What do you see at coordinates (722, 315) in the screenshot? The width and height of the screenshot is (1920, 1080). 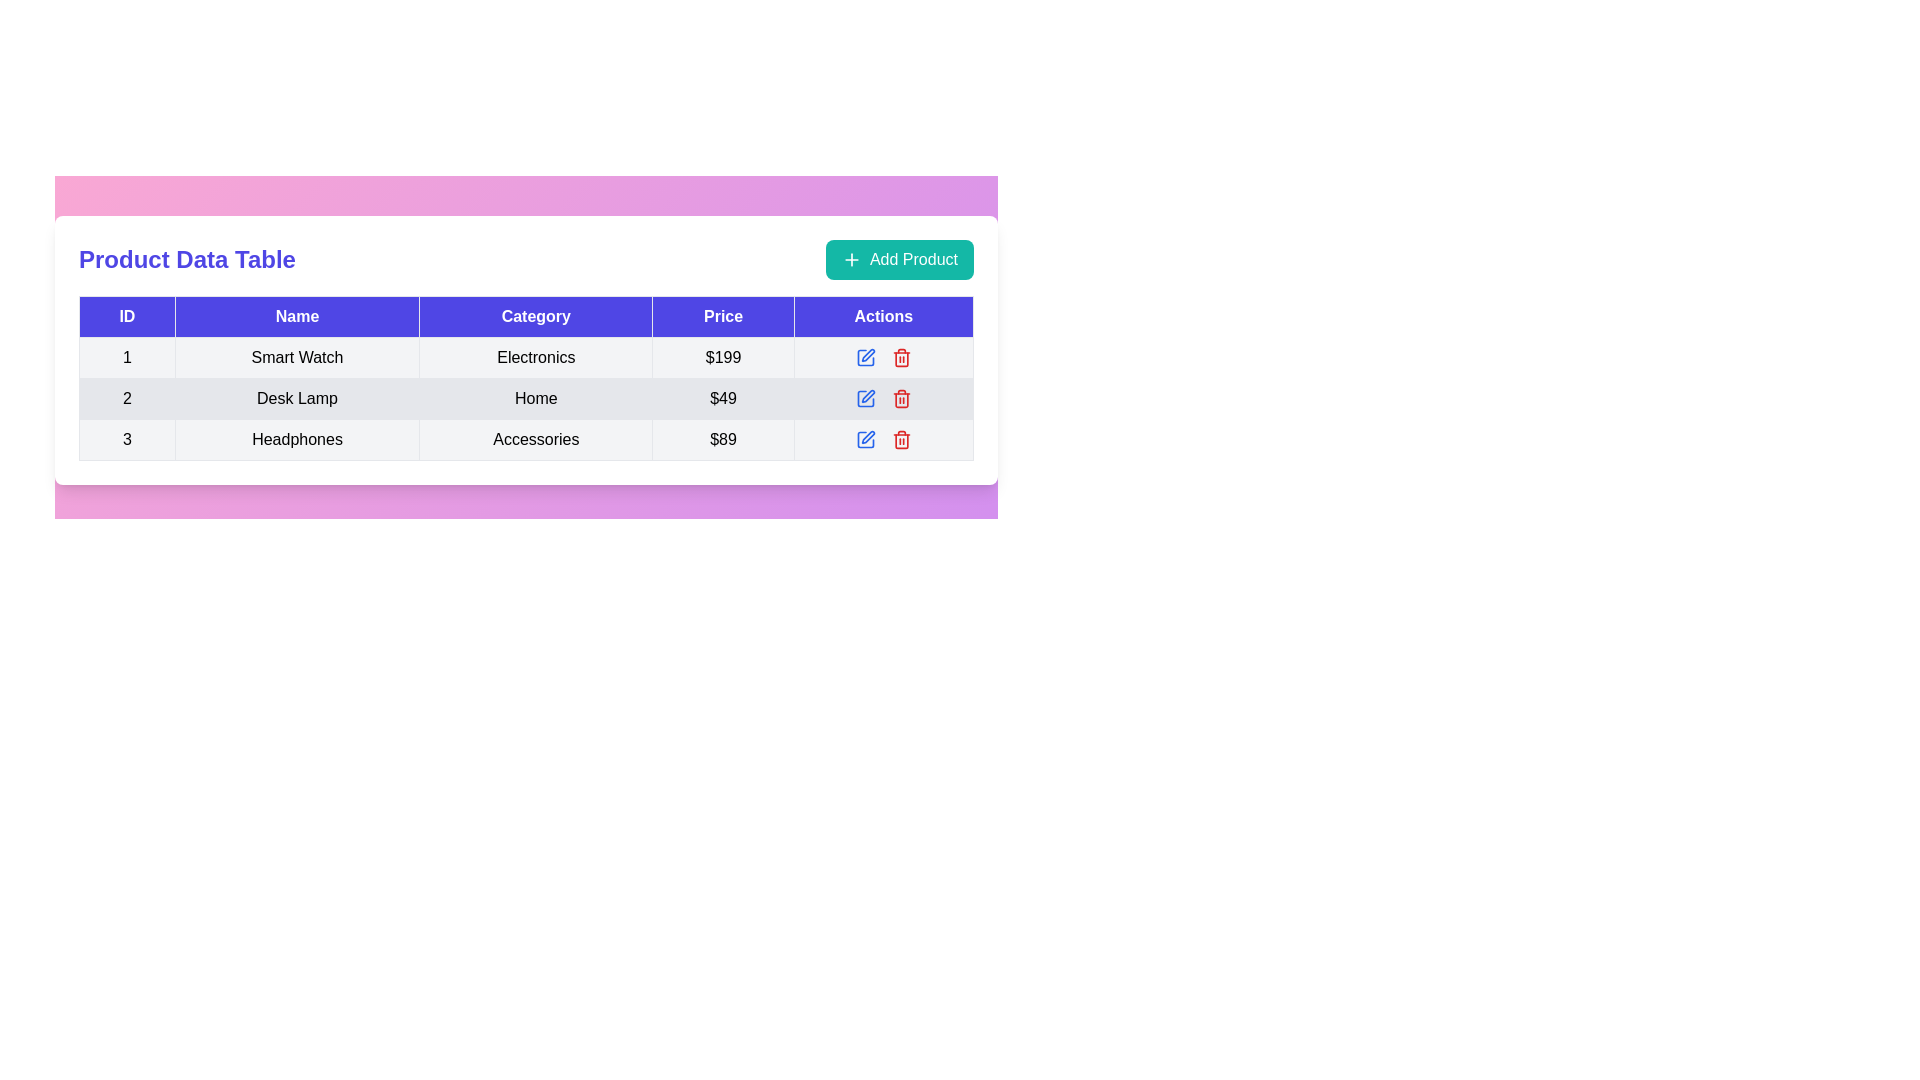 I see `the header label for the price column in the table, which is the fourth element in the header row, located between the 'Category' and 'Actions' labels` at bounding box center [722, 315].